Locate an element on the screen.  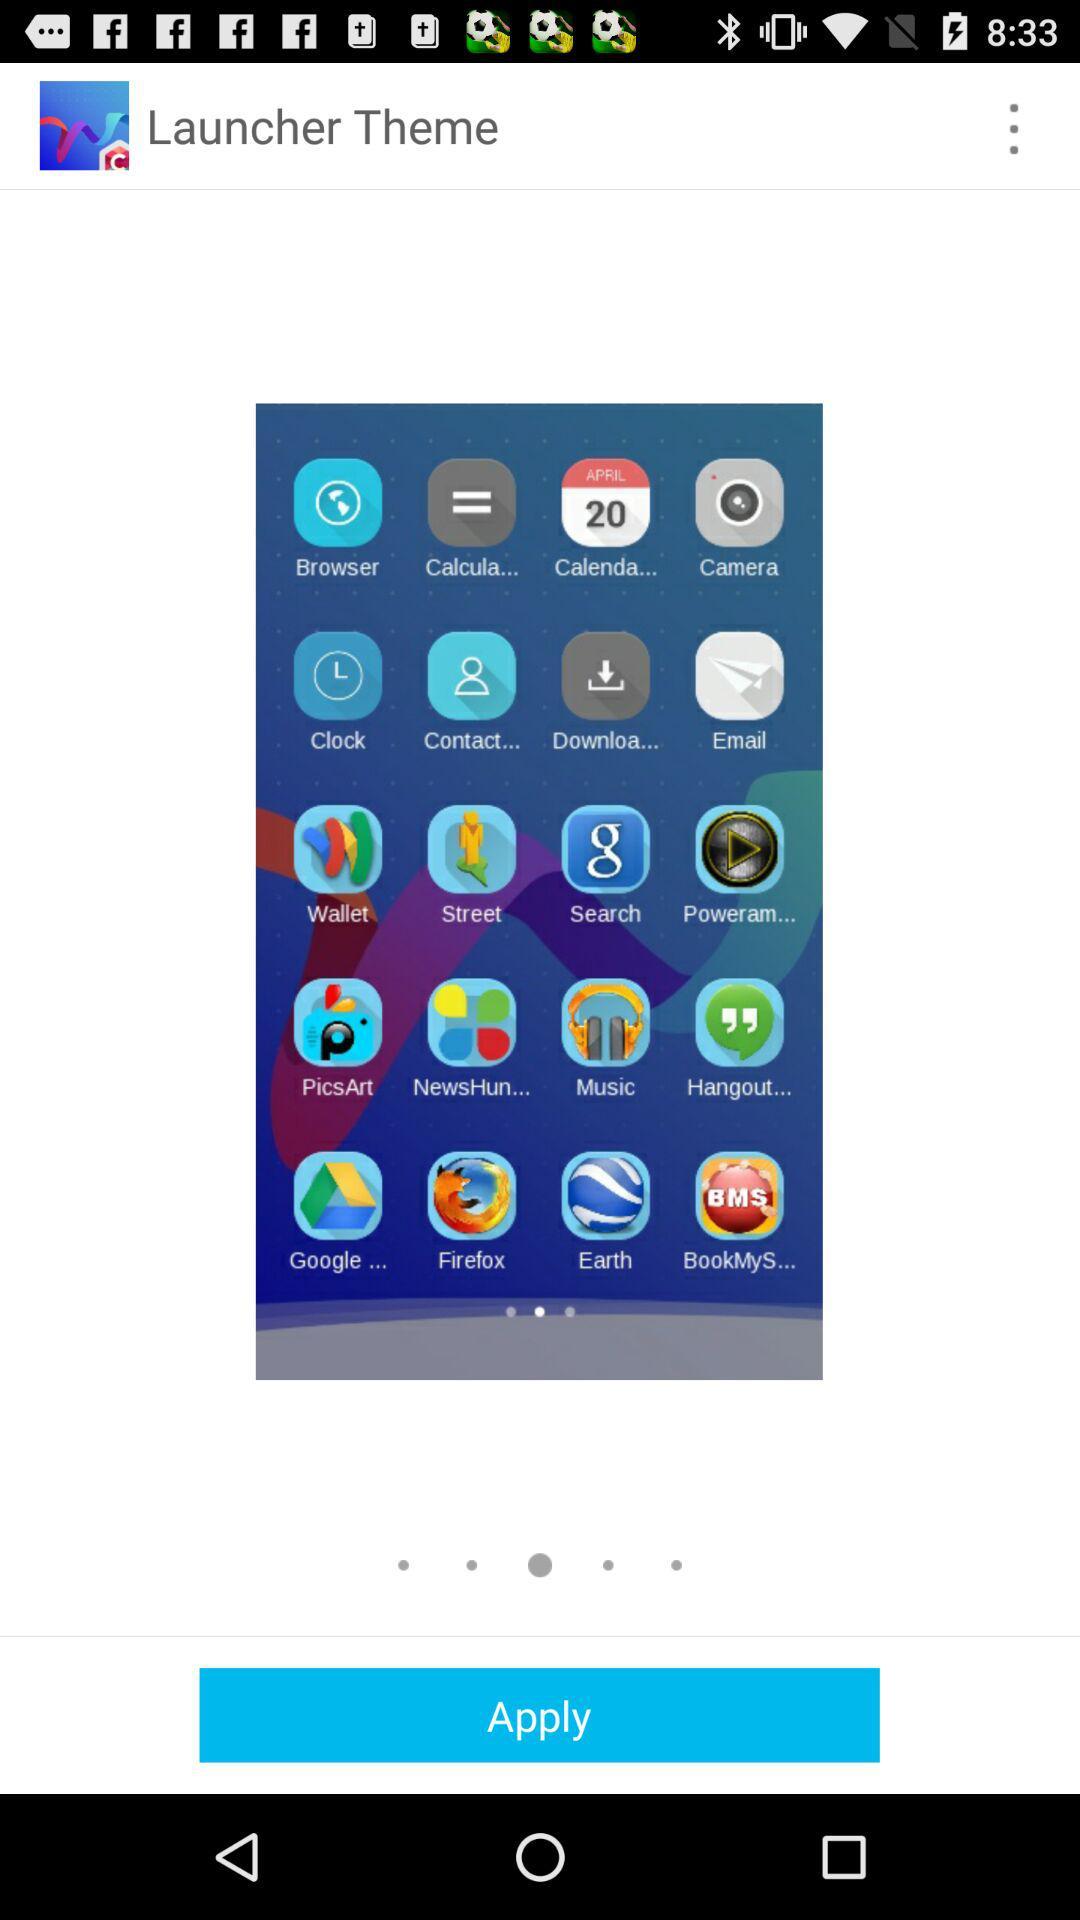
more options is located at coordinates (1014, 128).